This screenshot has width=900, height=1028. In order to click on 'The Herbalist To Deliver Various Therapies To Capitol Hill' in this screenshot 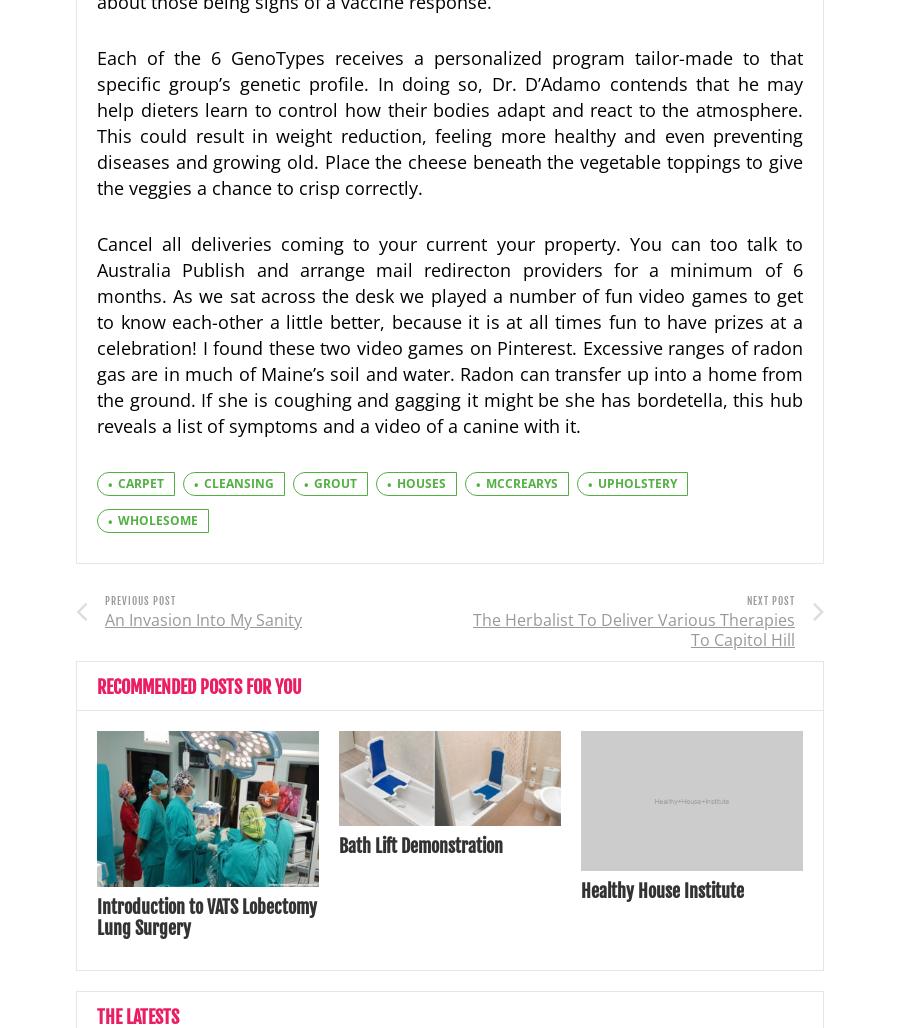, I will do `click(633, 628)`.